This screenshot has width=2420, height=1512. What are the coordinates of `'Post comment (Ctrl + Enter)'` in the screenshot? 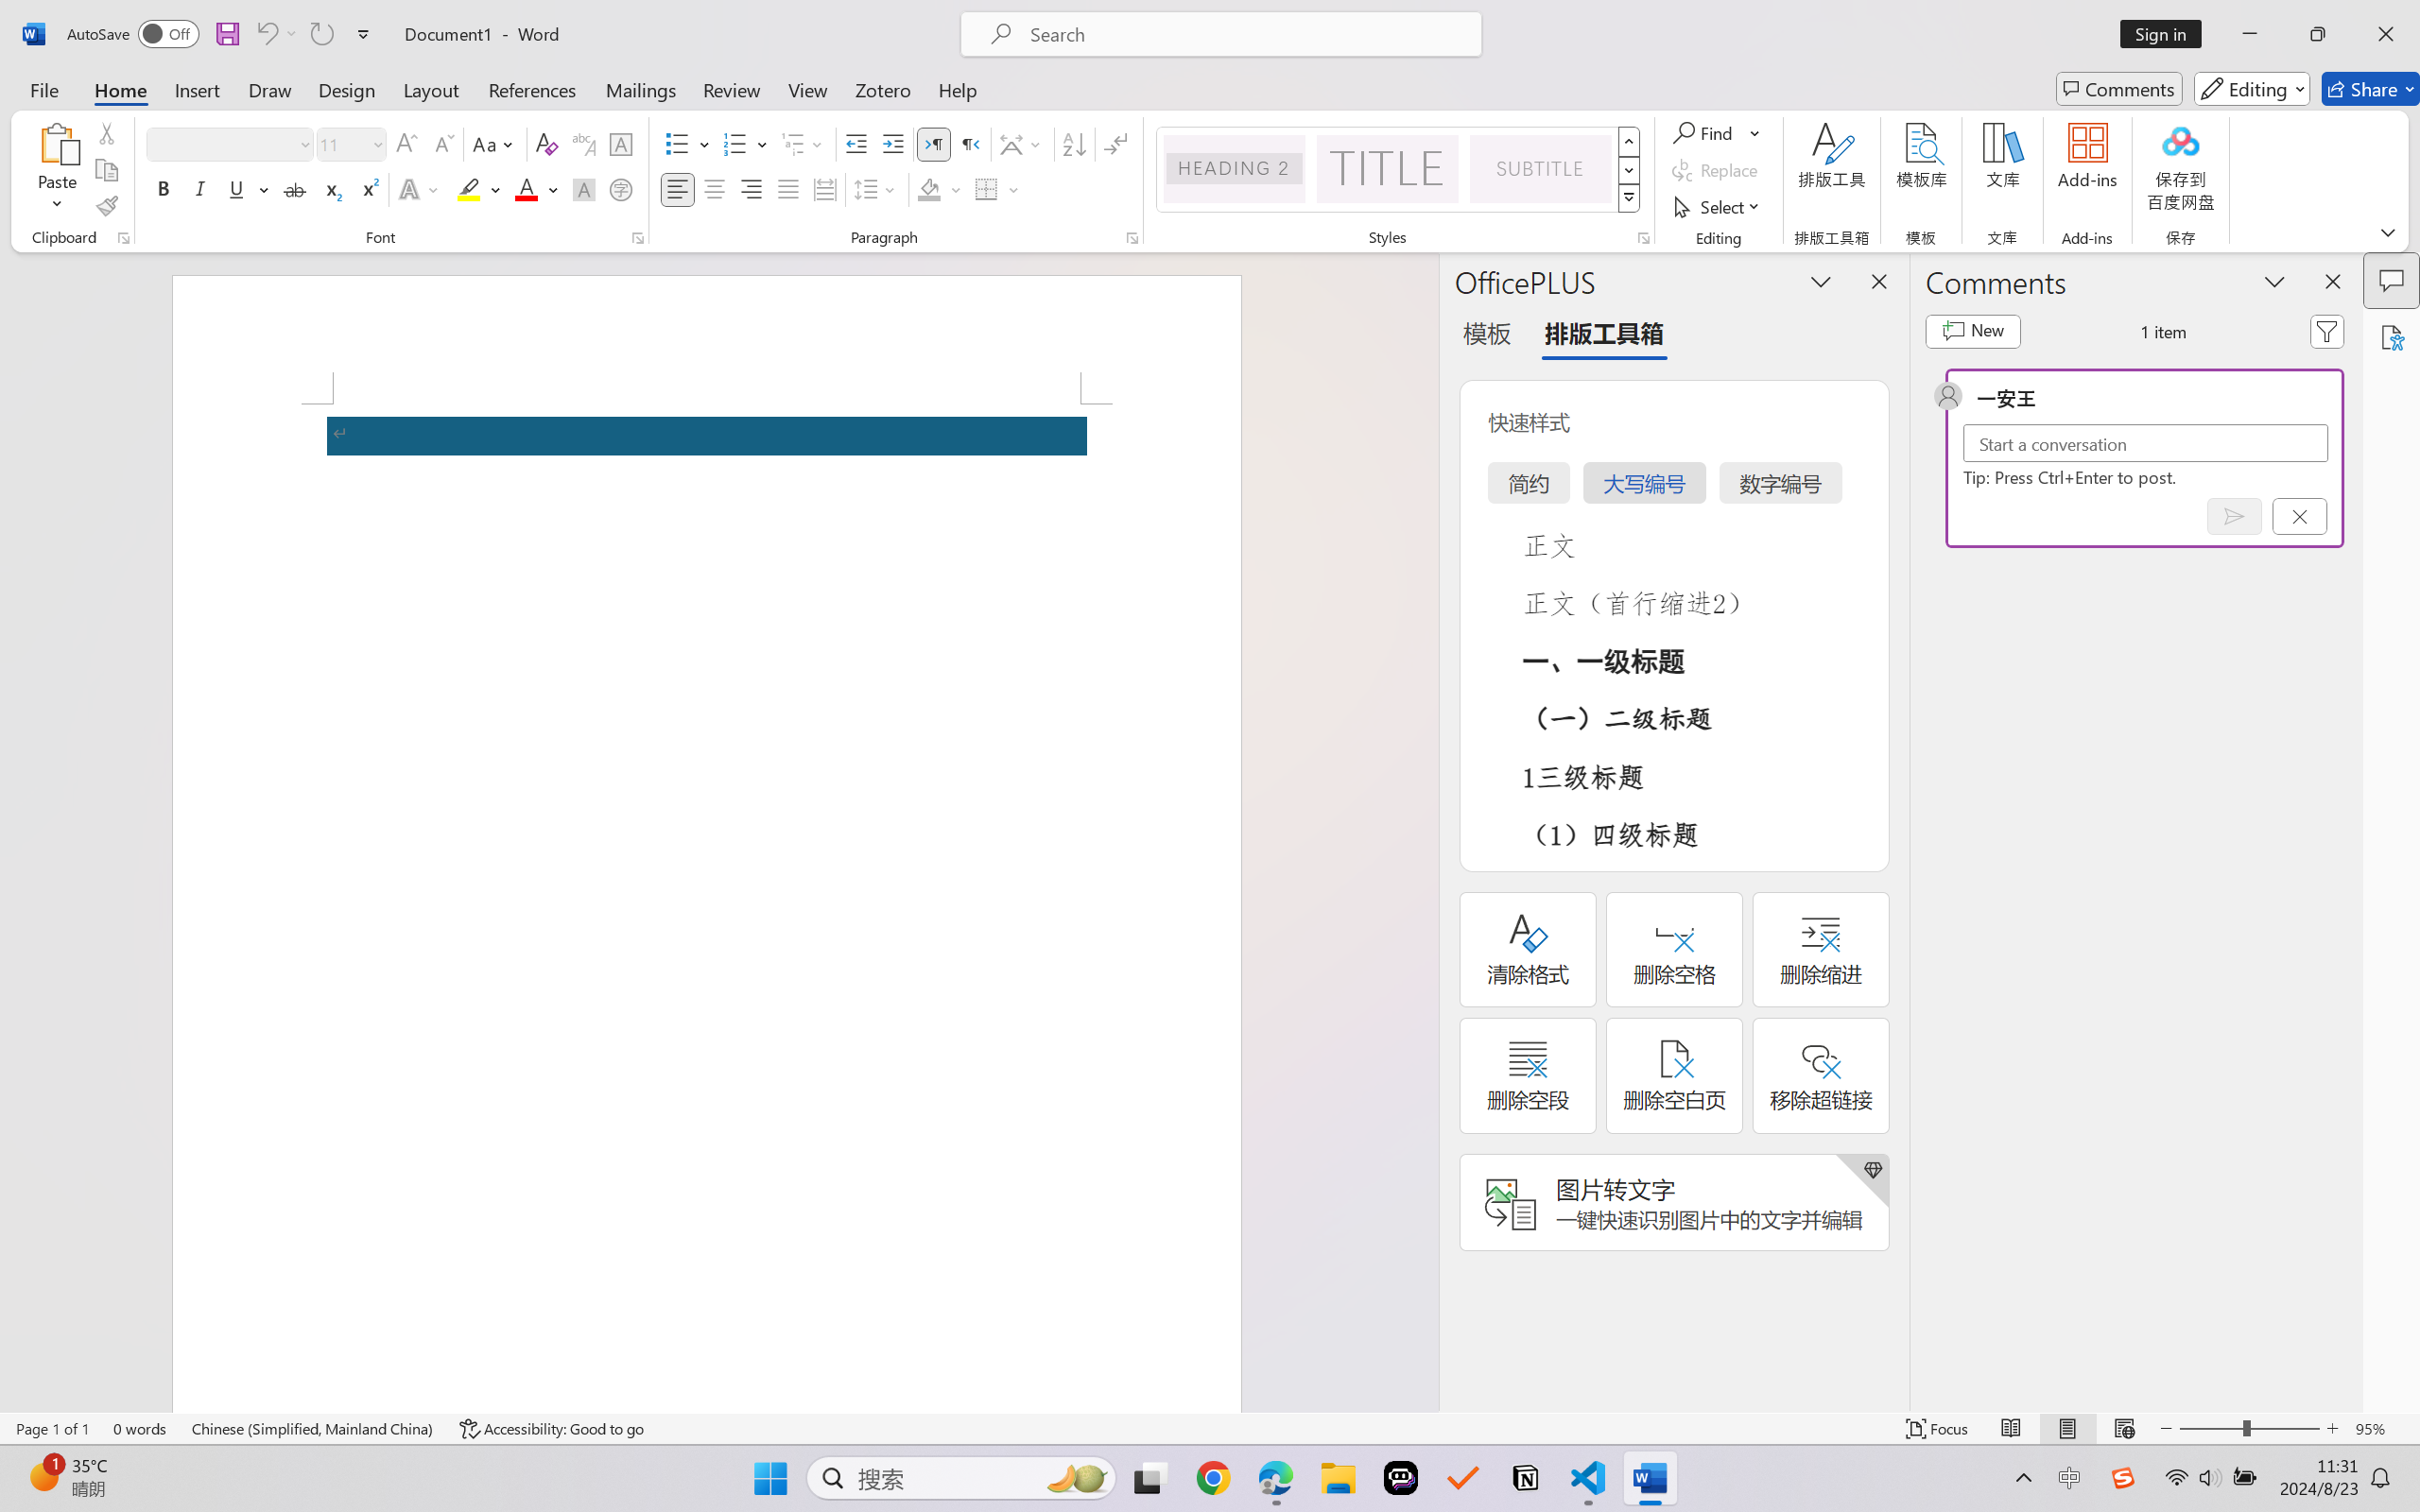 It's located at (2234, 515).